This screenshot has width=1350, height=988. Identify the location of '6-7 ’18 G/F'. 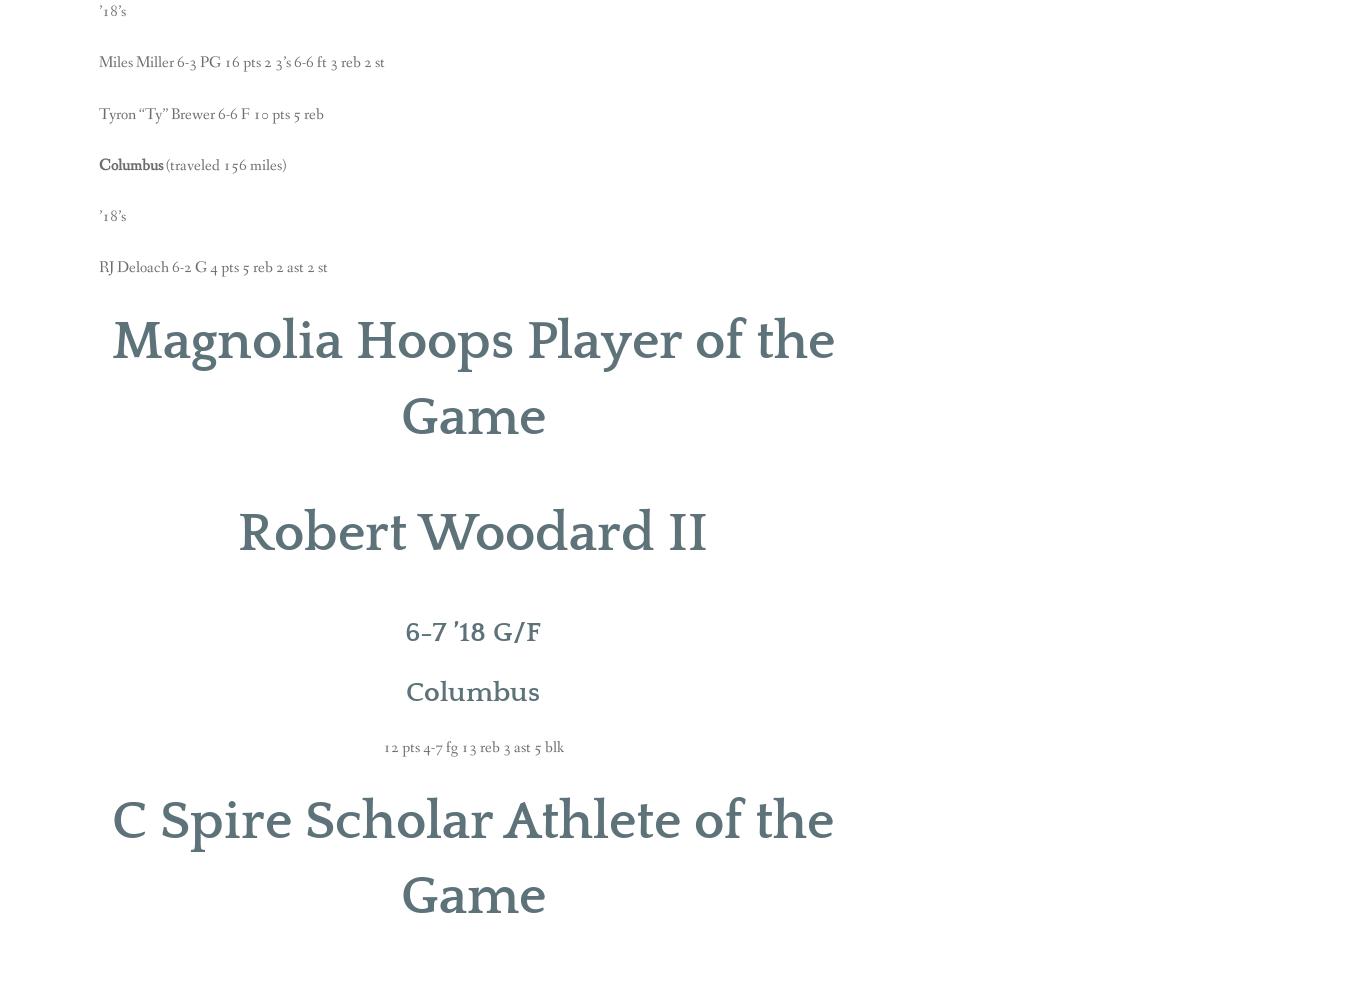
(405, 631).